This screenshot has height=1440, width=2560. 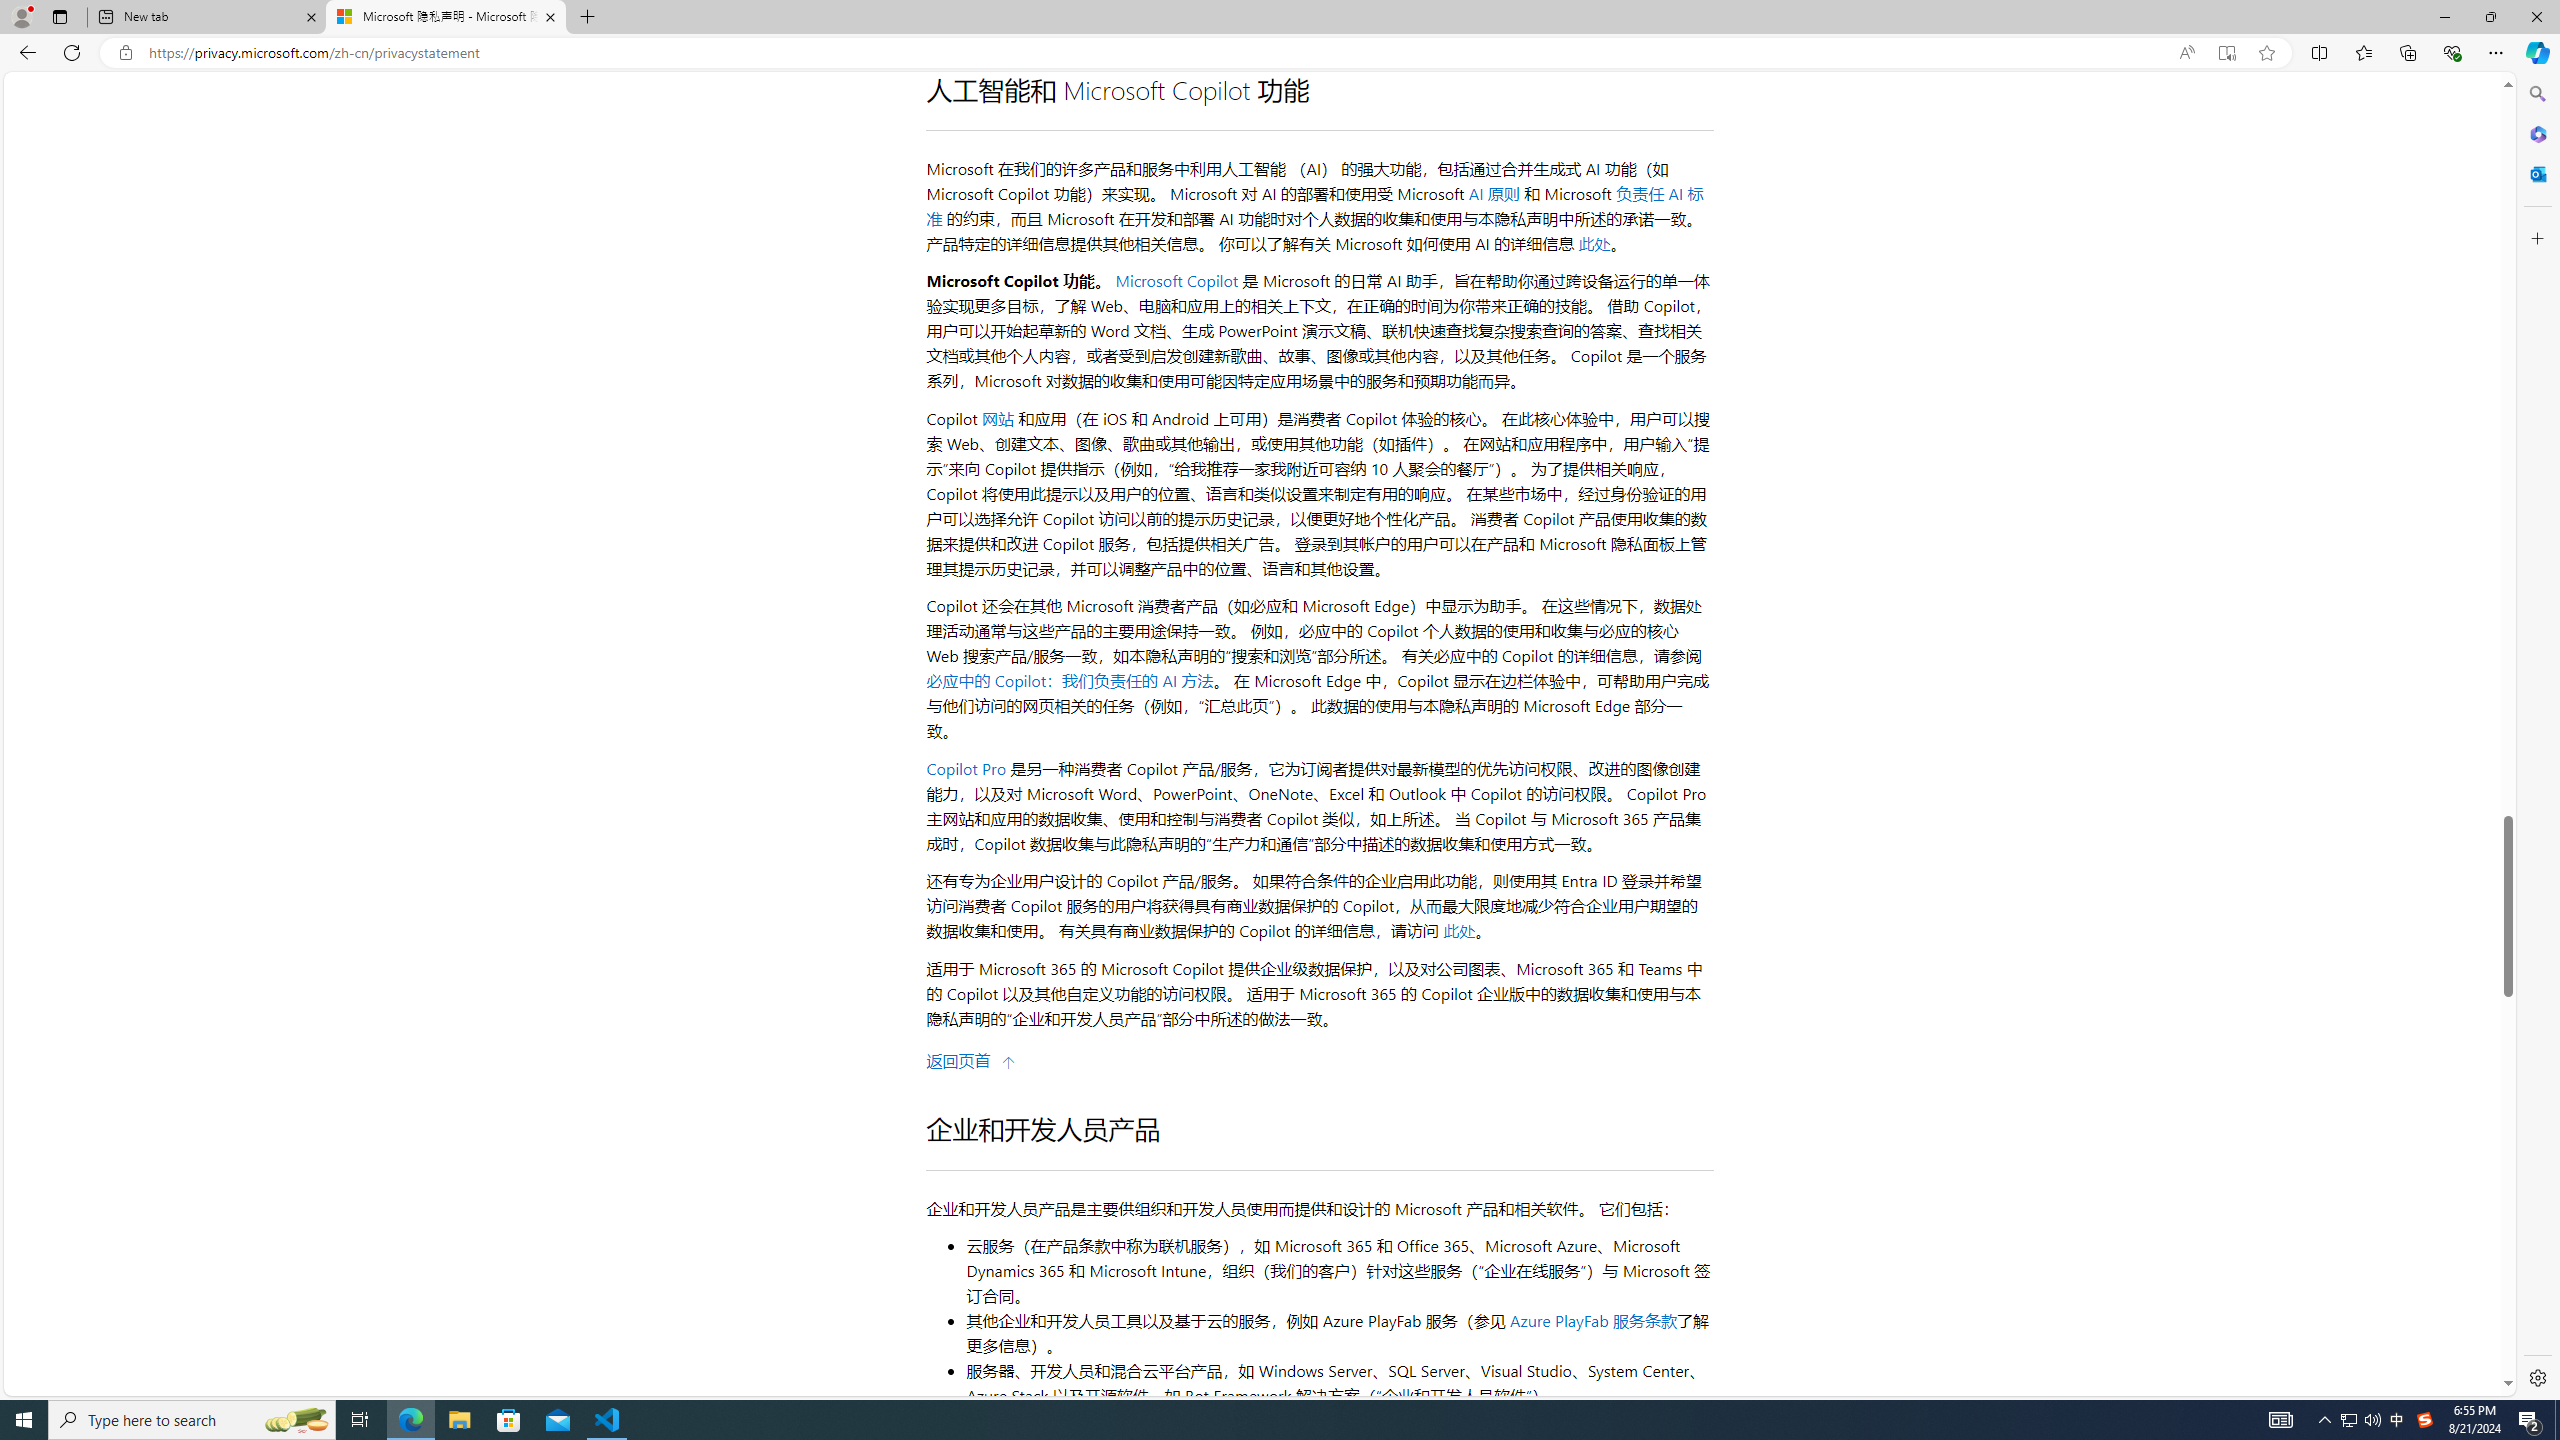 I want to click on 'Copilot Pro', so click(x=966, y=767).